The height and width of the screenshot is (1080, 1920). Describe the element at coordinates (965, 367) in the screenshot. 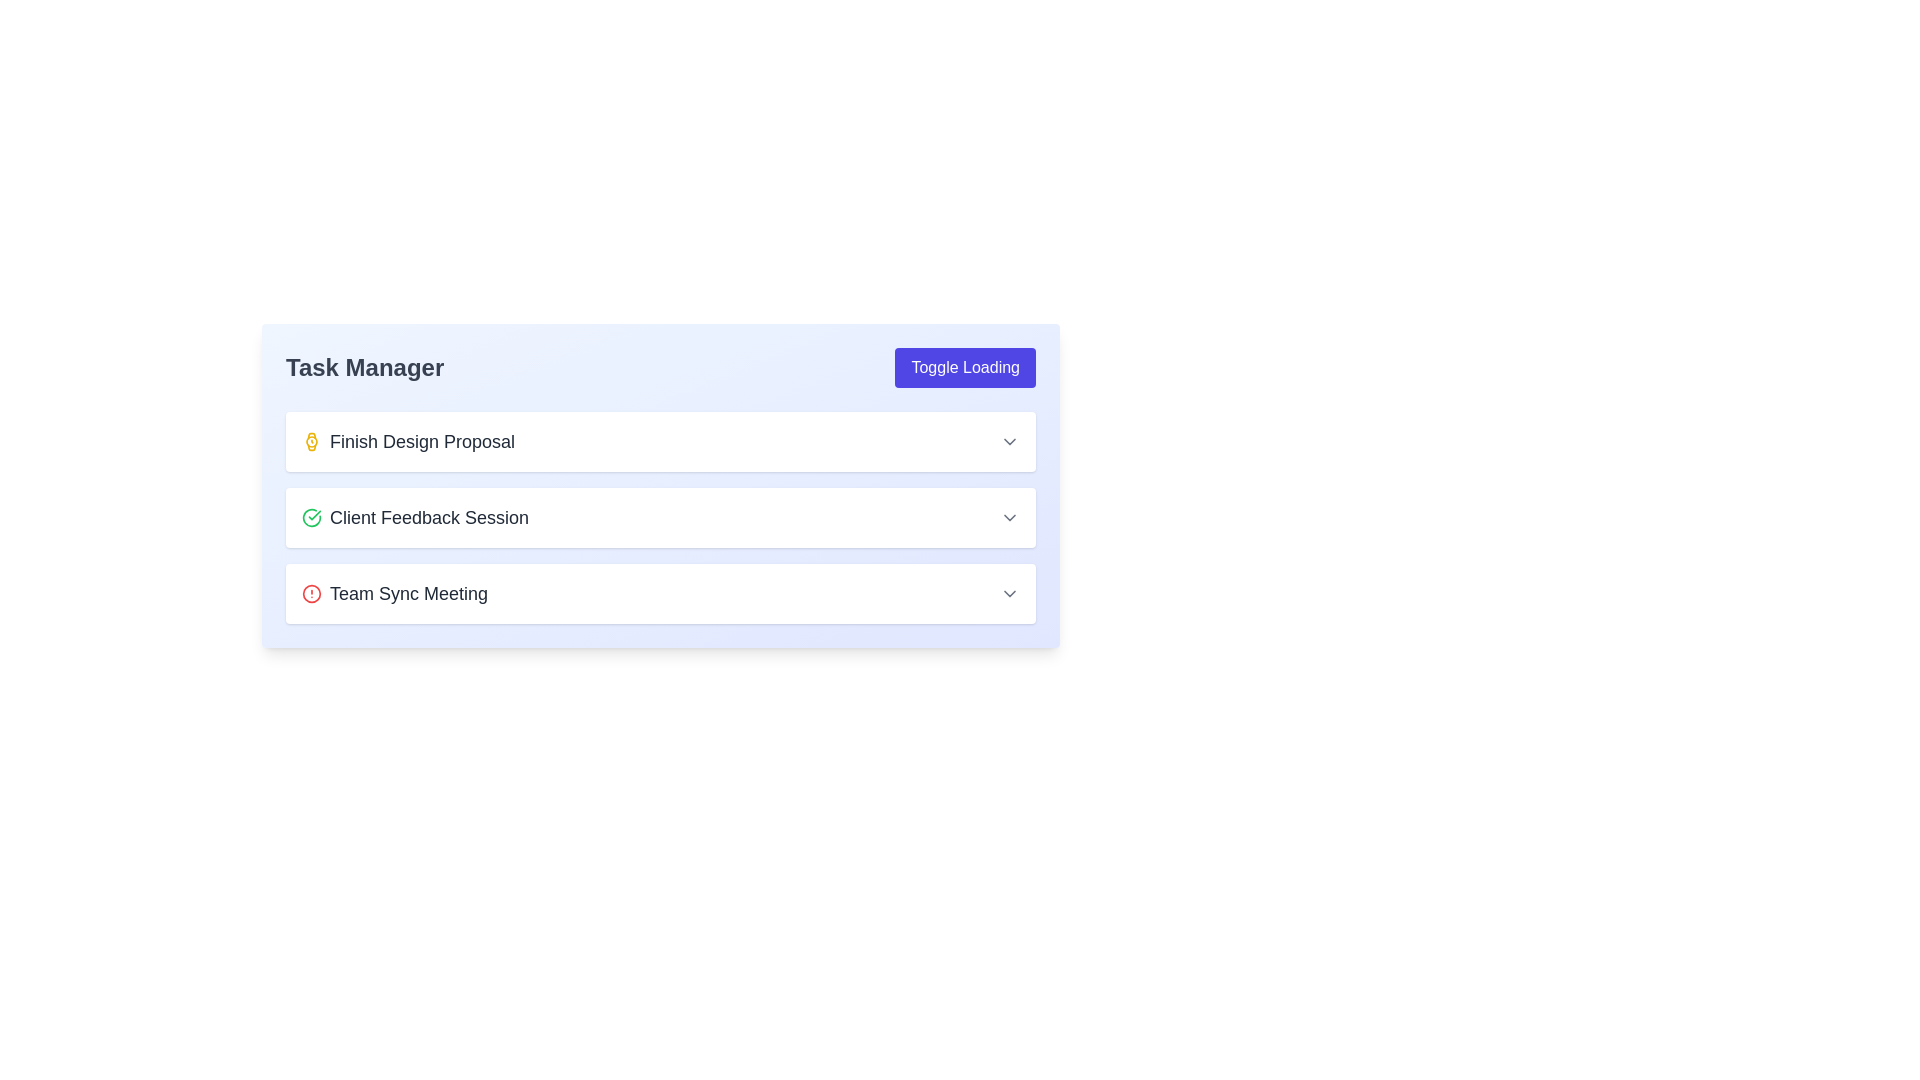

I see `the interactive button located in the upper right corner of the header section` at that location.